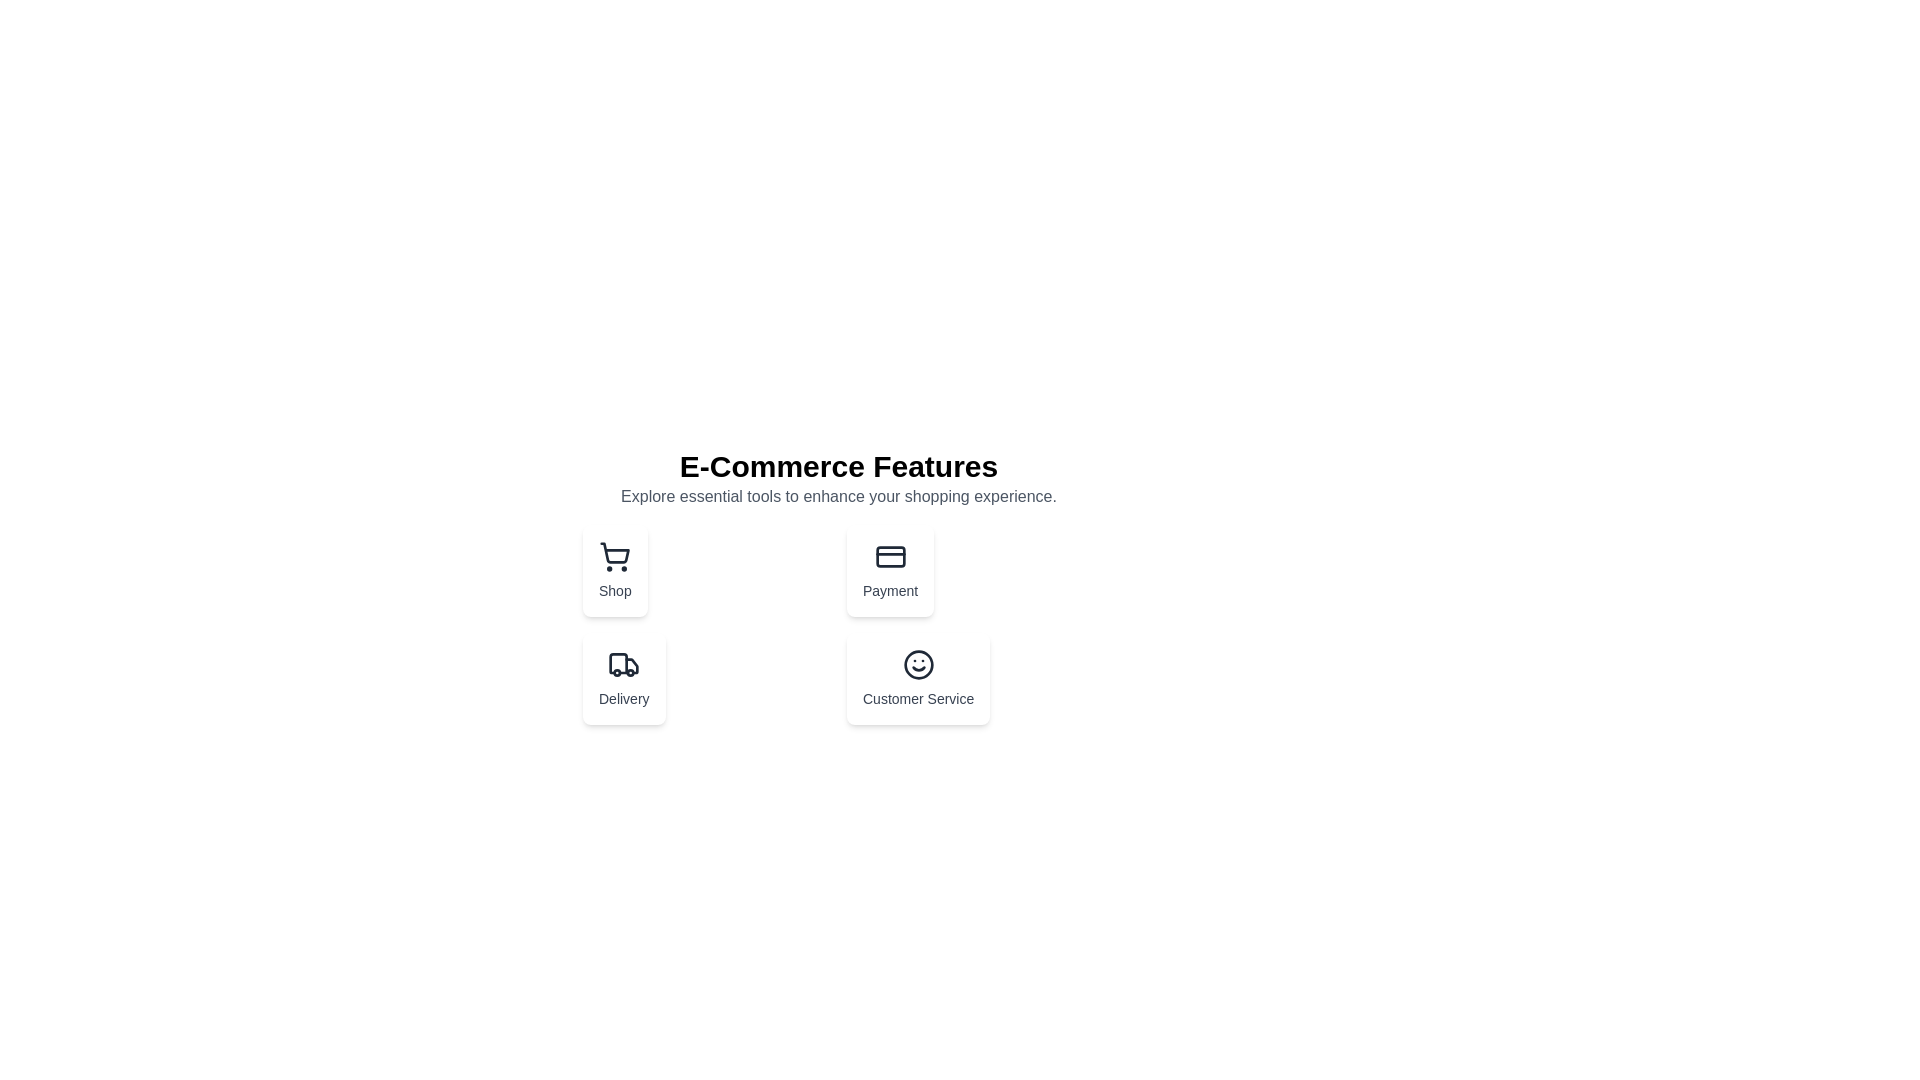 Image resolution: width=1920 pixels, height=1080 pixels. Describe the element at coordinates (889, 556) in the screenshot. I see `the static visual icon element styled like a card, which is centered within the credit card icon in the 'Payment' section of the interface` at that location.